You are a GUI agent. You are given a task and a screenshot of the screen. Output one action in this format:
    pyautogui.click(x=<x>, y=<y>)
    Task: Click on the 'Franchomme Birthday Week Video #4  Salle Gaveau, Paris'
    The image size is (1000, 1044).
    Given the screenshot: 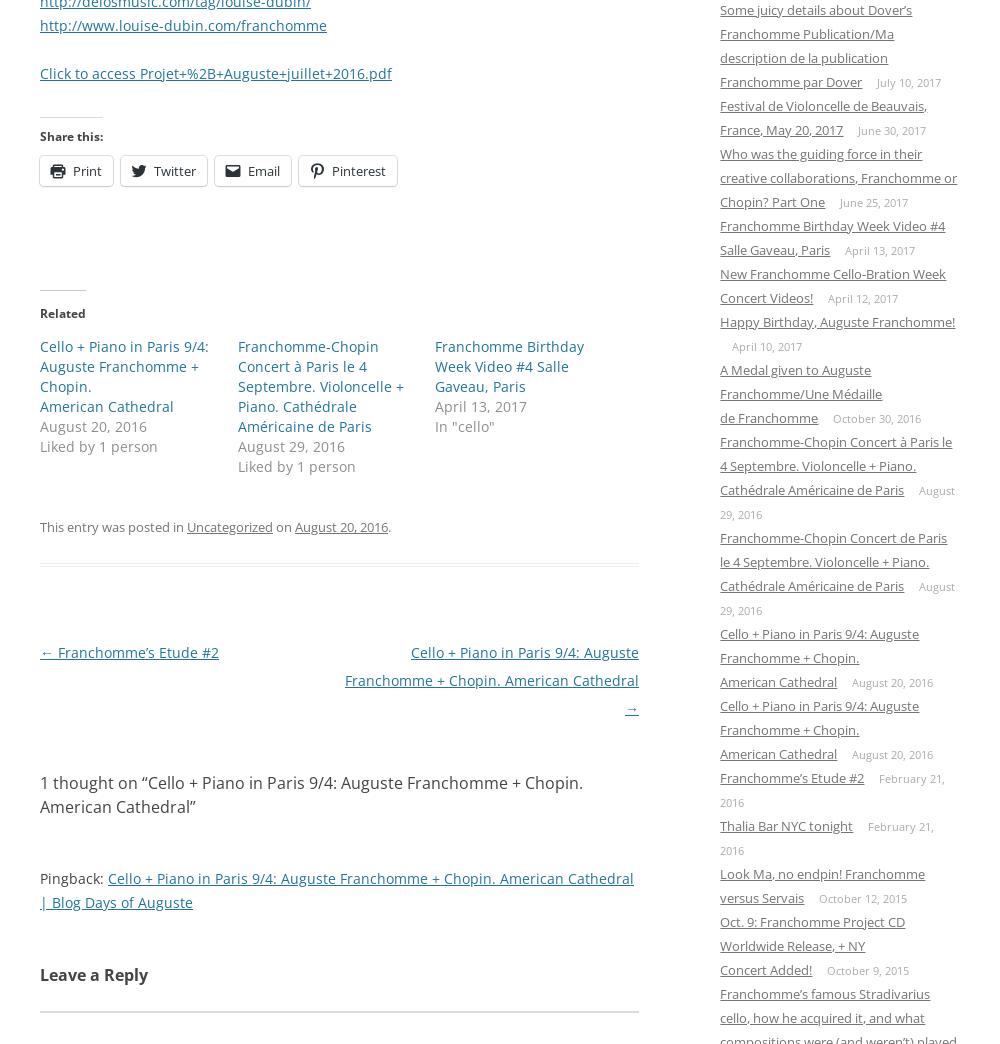 What is the action you would take?
    pyautogui.click(x=831, y=236)
    